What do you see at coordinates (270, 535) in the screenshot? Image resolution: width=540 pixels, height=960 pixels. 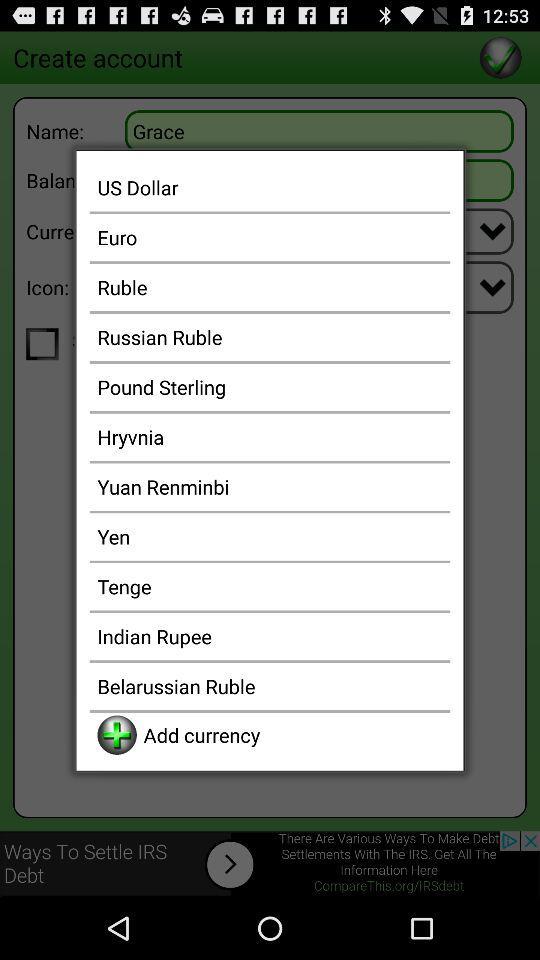 I see `yen` at bounding box center [270, 535].